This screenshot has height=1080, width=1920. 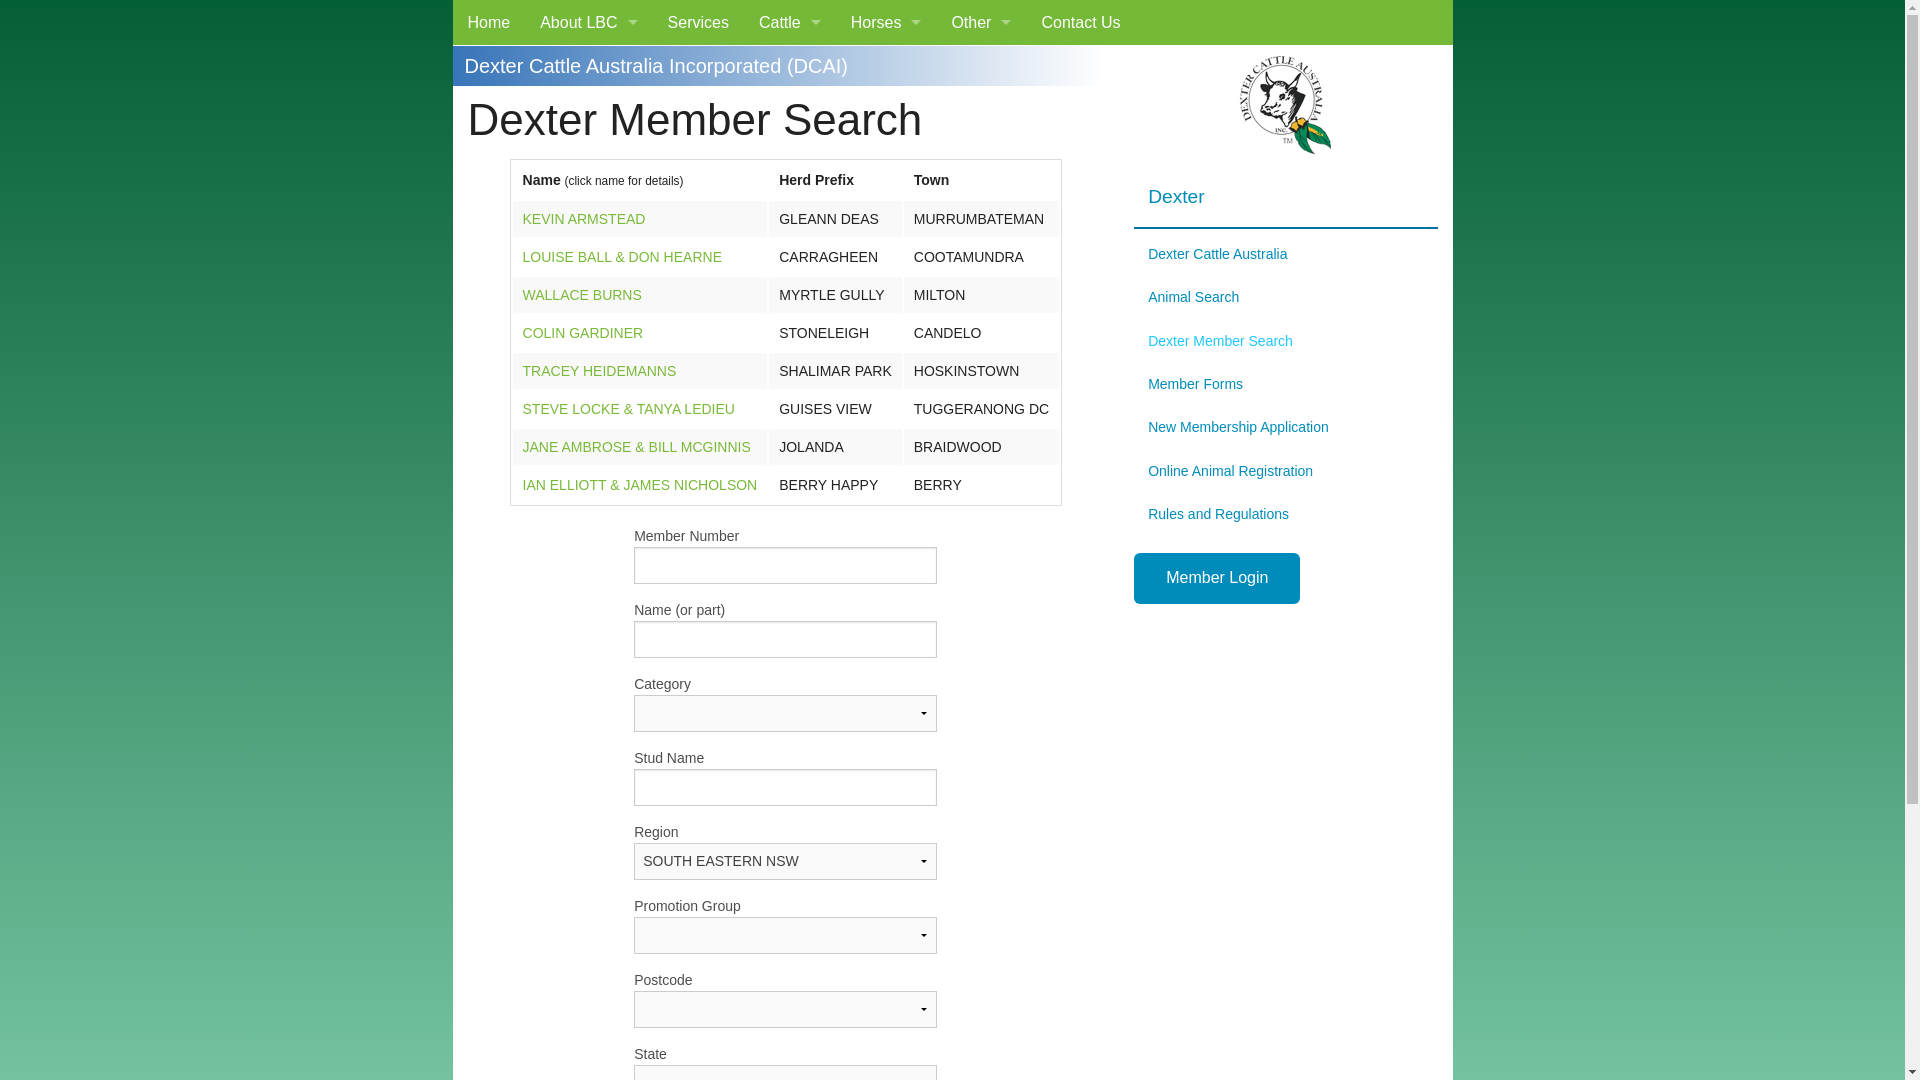 What do you see at coordinates (885, 22) in the screenshot?
I see `'Horses'` at bounding box center [885, 22].